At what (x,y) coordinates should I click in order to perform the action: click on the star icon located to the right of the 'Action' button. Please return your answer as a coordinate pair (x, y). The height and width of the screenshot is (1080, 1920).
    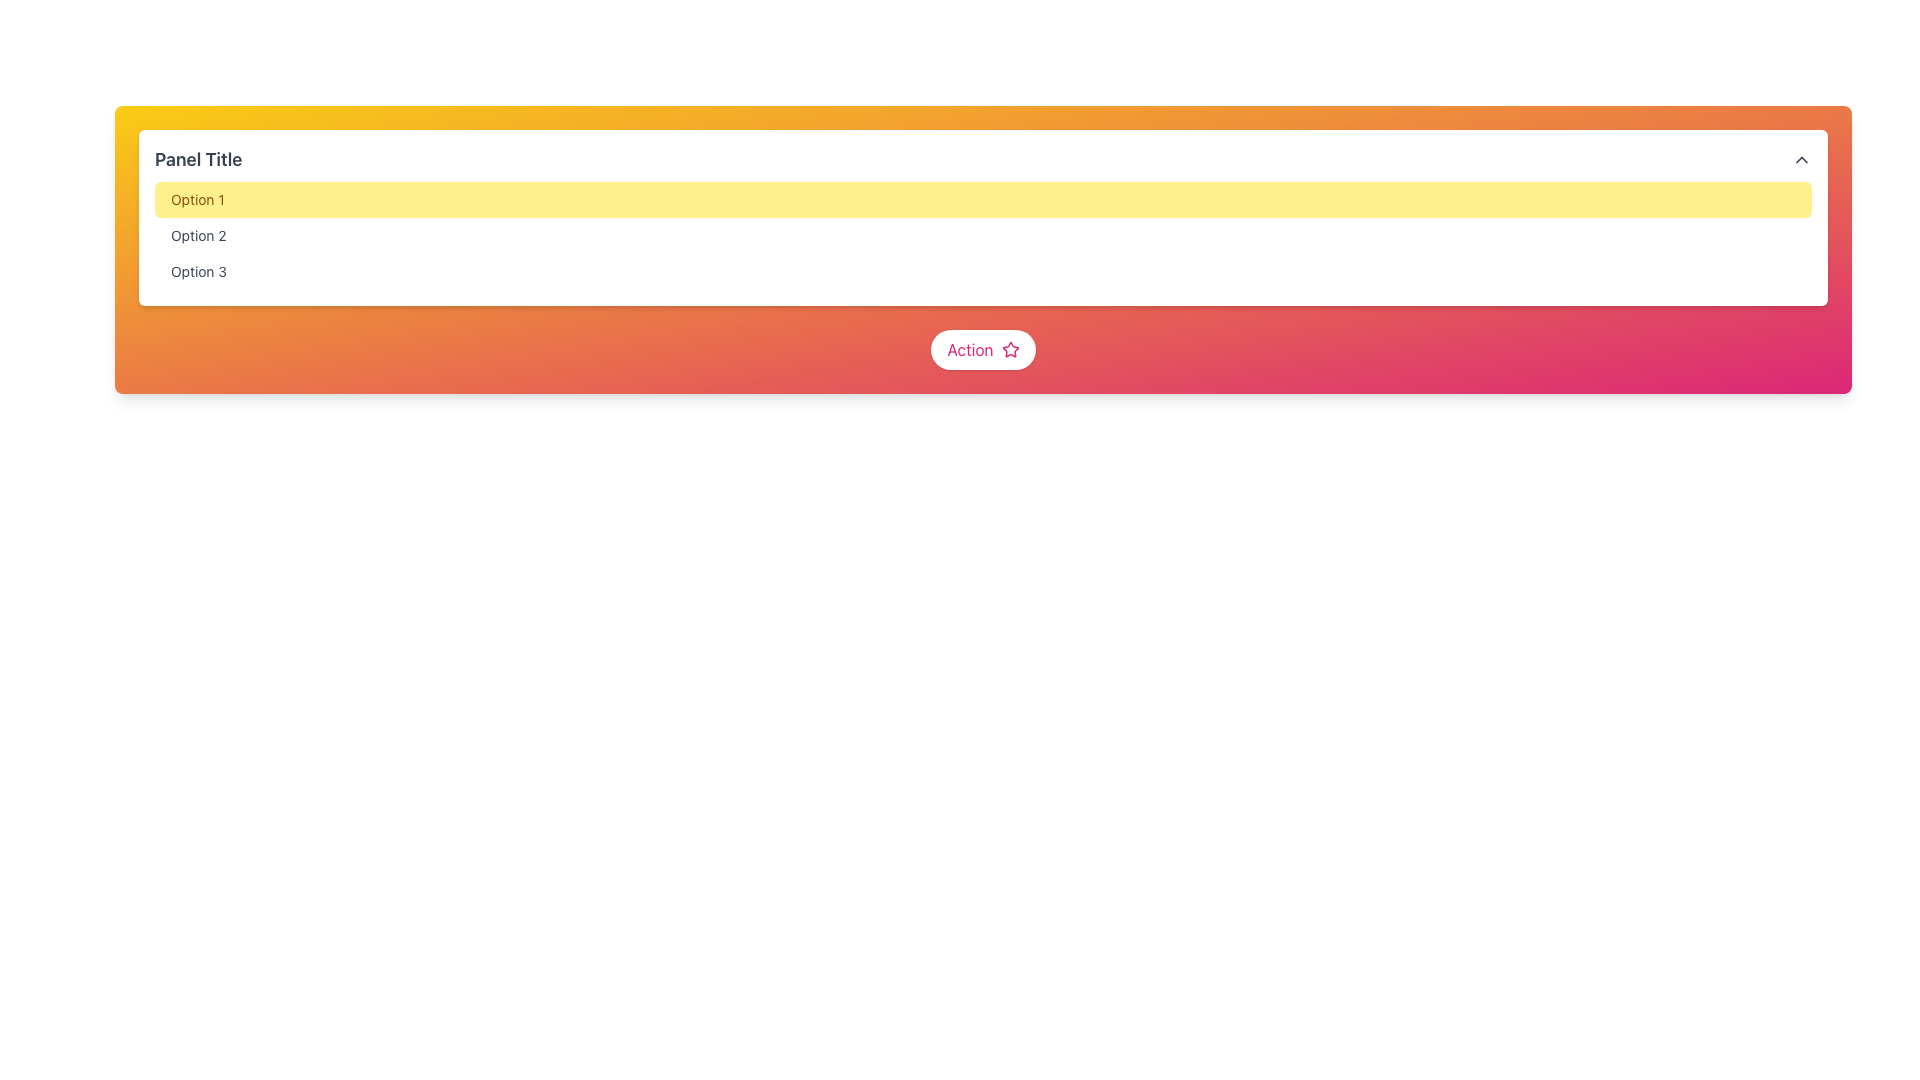
    Looking at the image, I should click on (1009, 347).